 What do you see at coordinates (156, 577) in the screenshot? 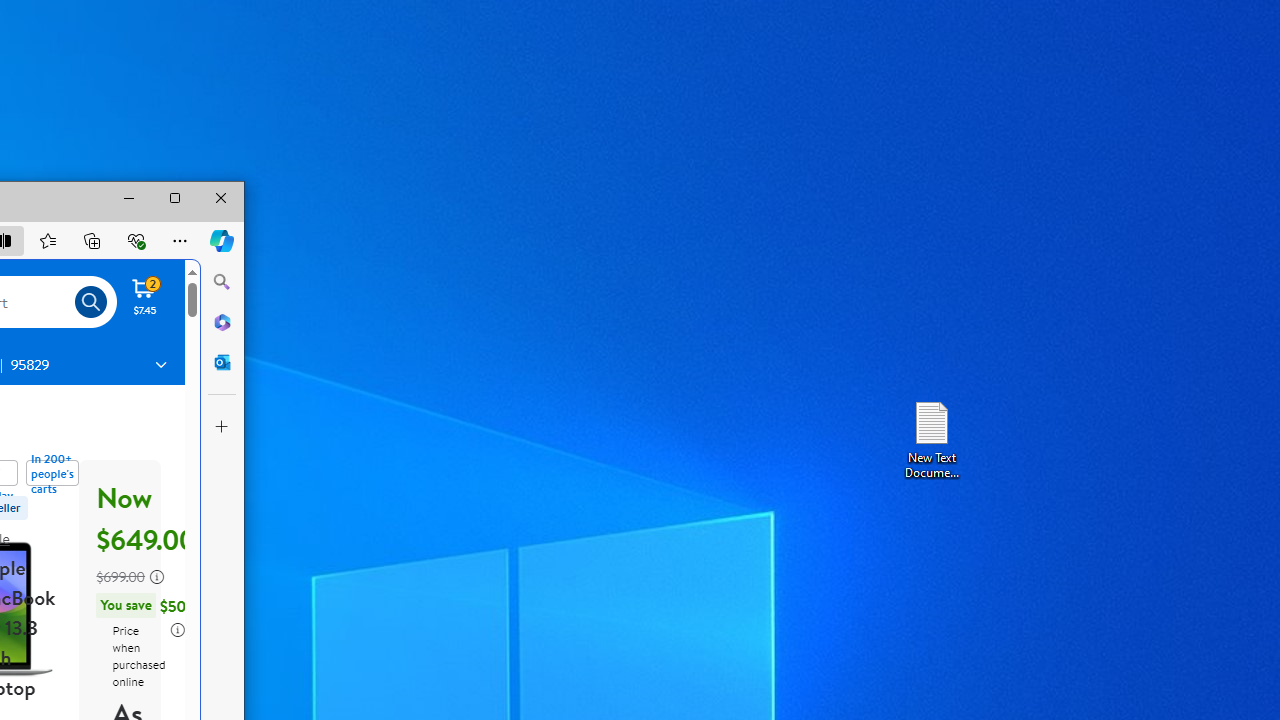
I see `'learn more about strikethrough prices'` at bounding box center [156, 577].